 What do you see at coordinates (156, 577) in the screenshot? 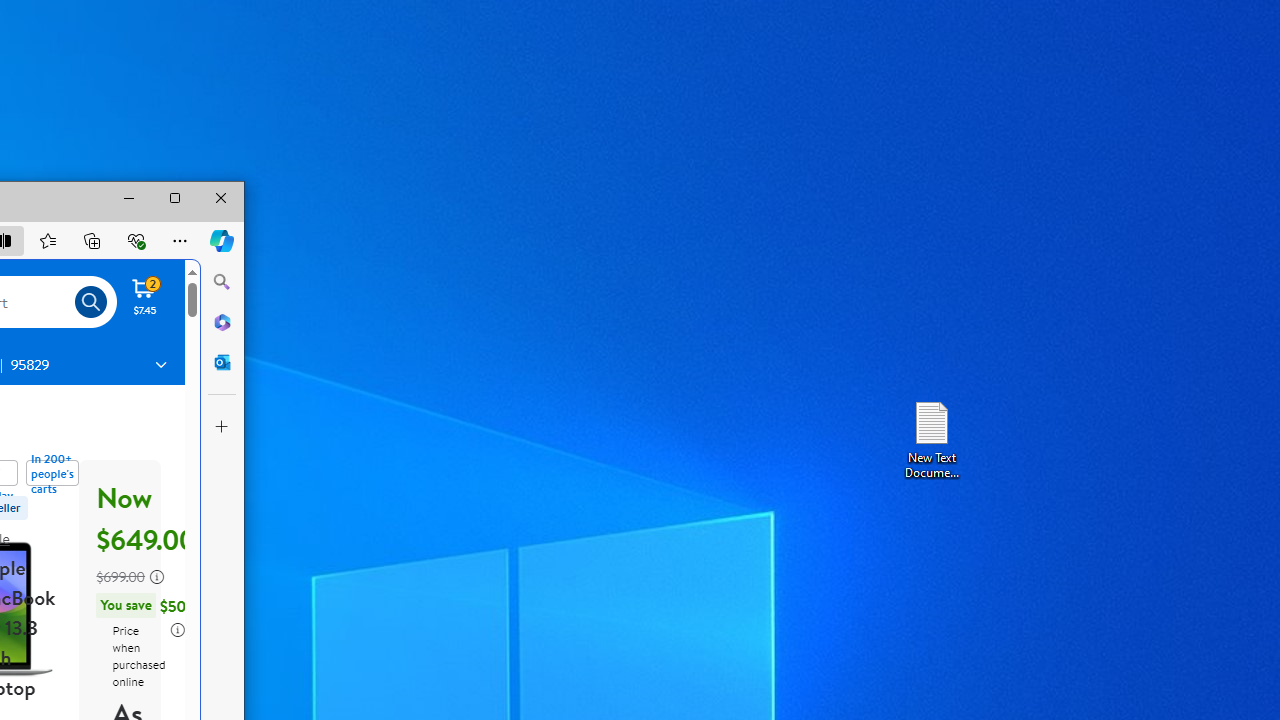
I see `'learn more about strikethrough prices'` at bounding box center [156, 577].